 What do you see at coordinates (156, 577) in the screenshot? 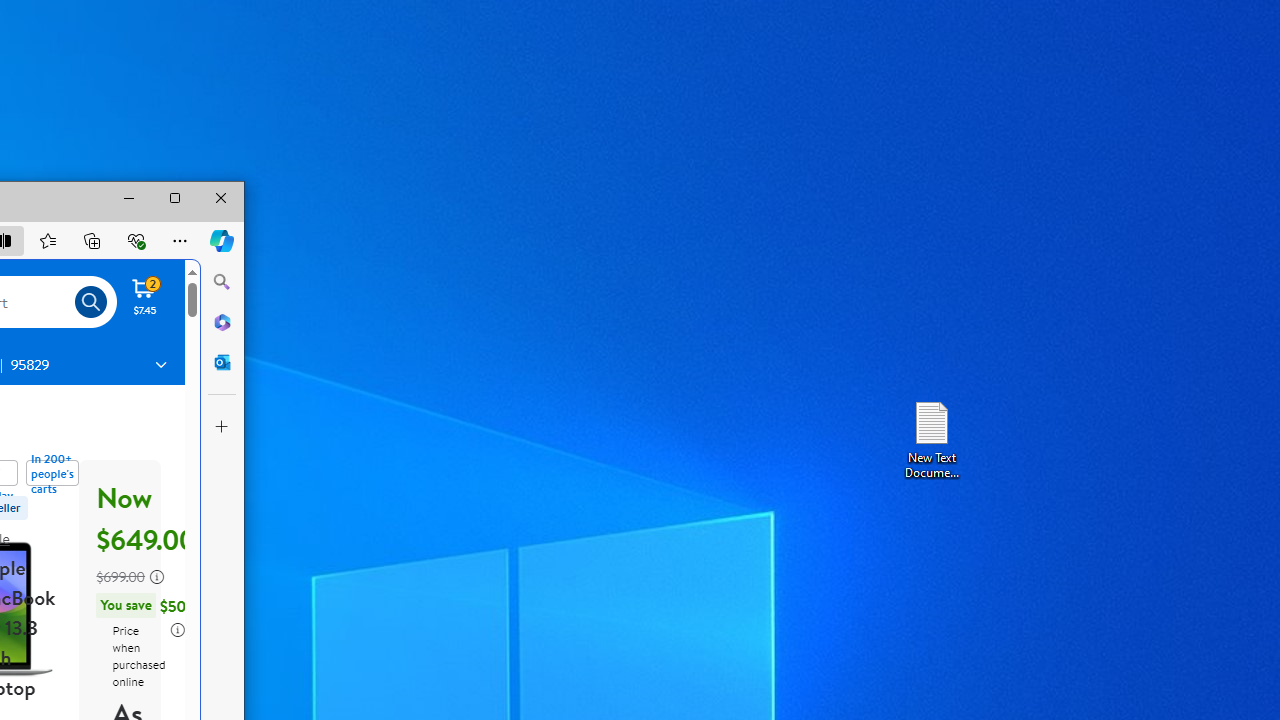
I see `'learn more about strikethrough prices'` at bounding box center [156, 577].